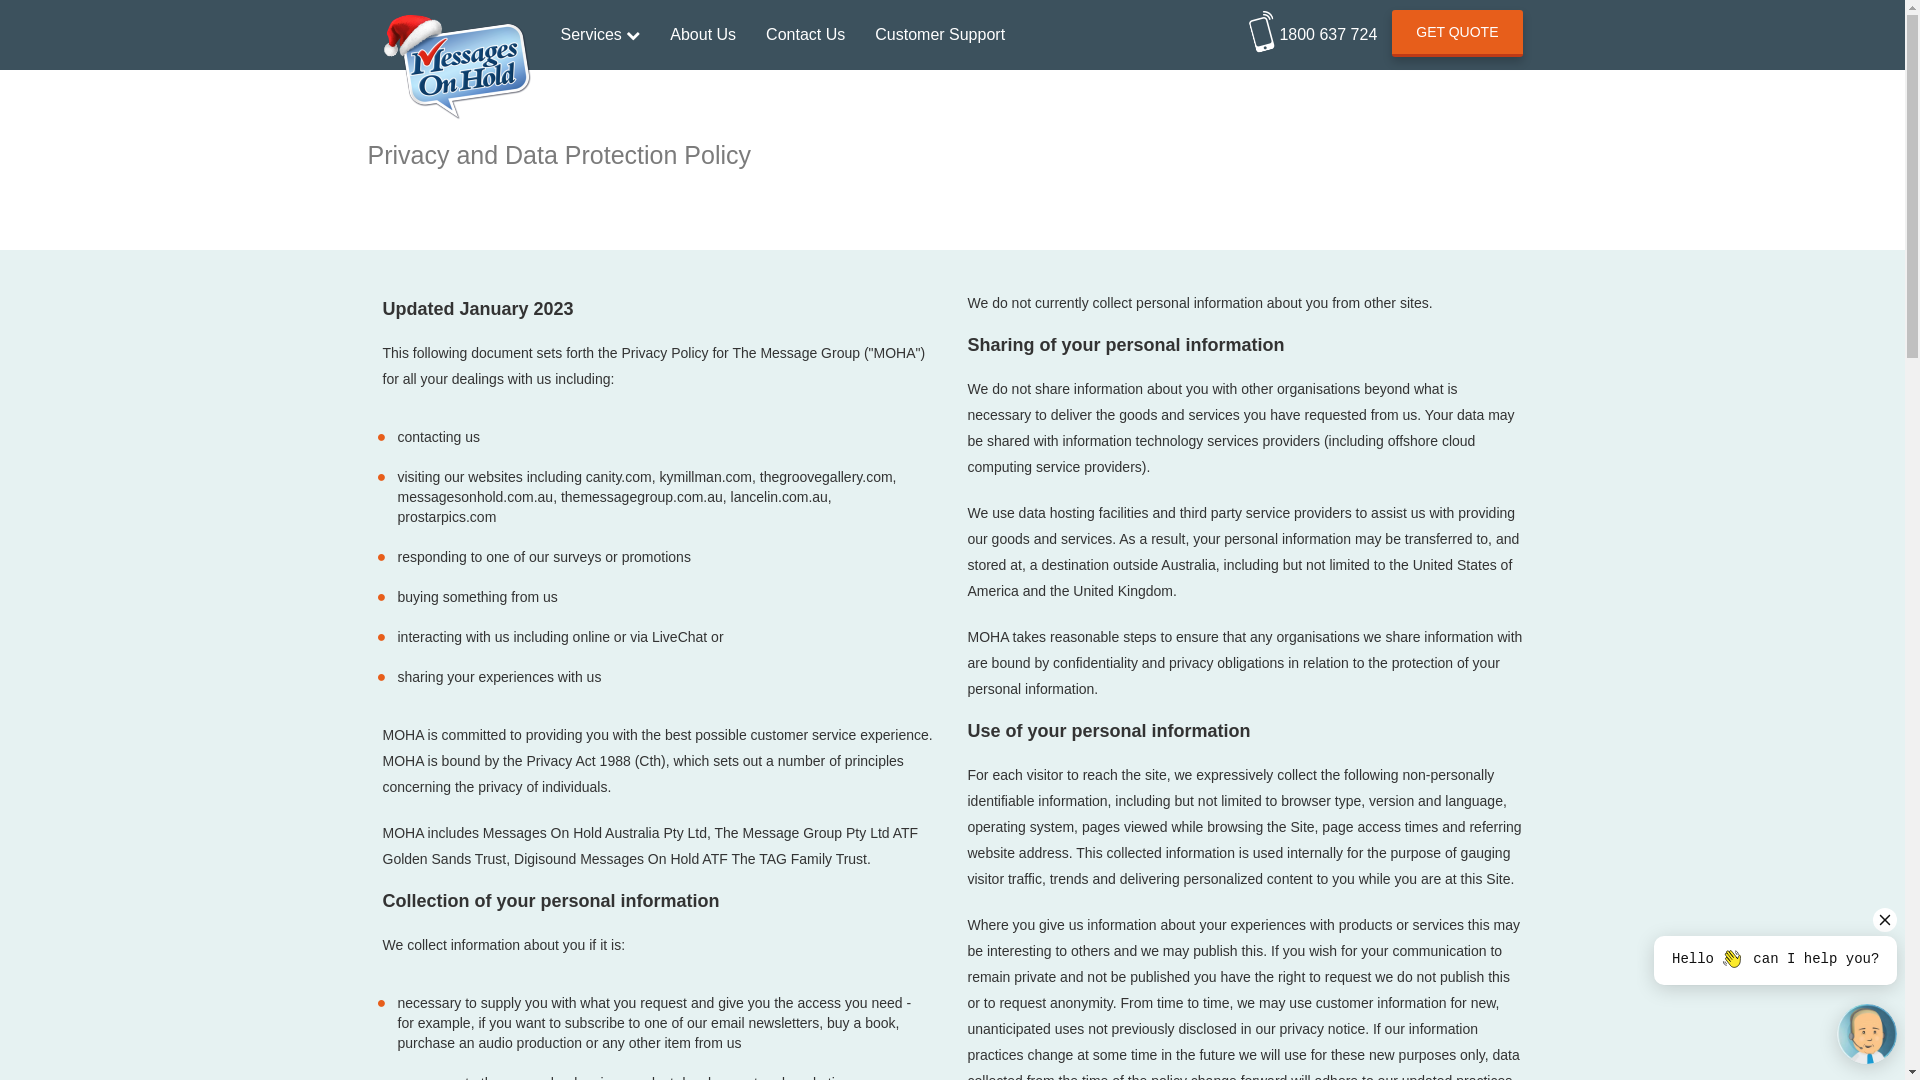 The image size is (1920, 1080). What do you see at coordinates (1457, 33) in the screenshot?
I see `'GET QUOTE'` at bounding box center [1457, 33].